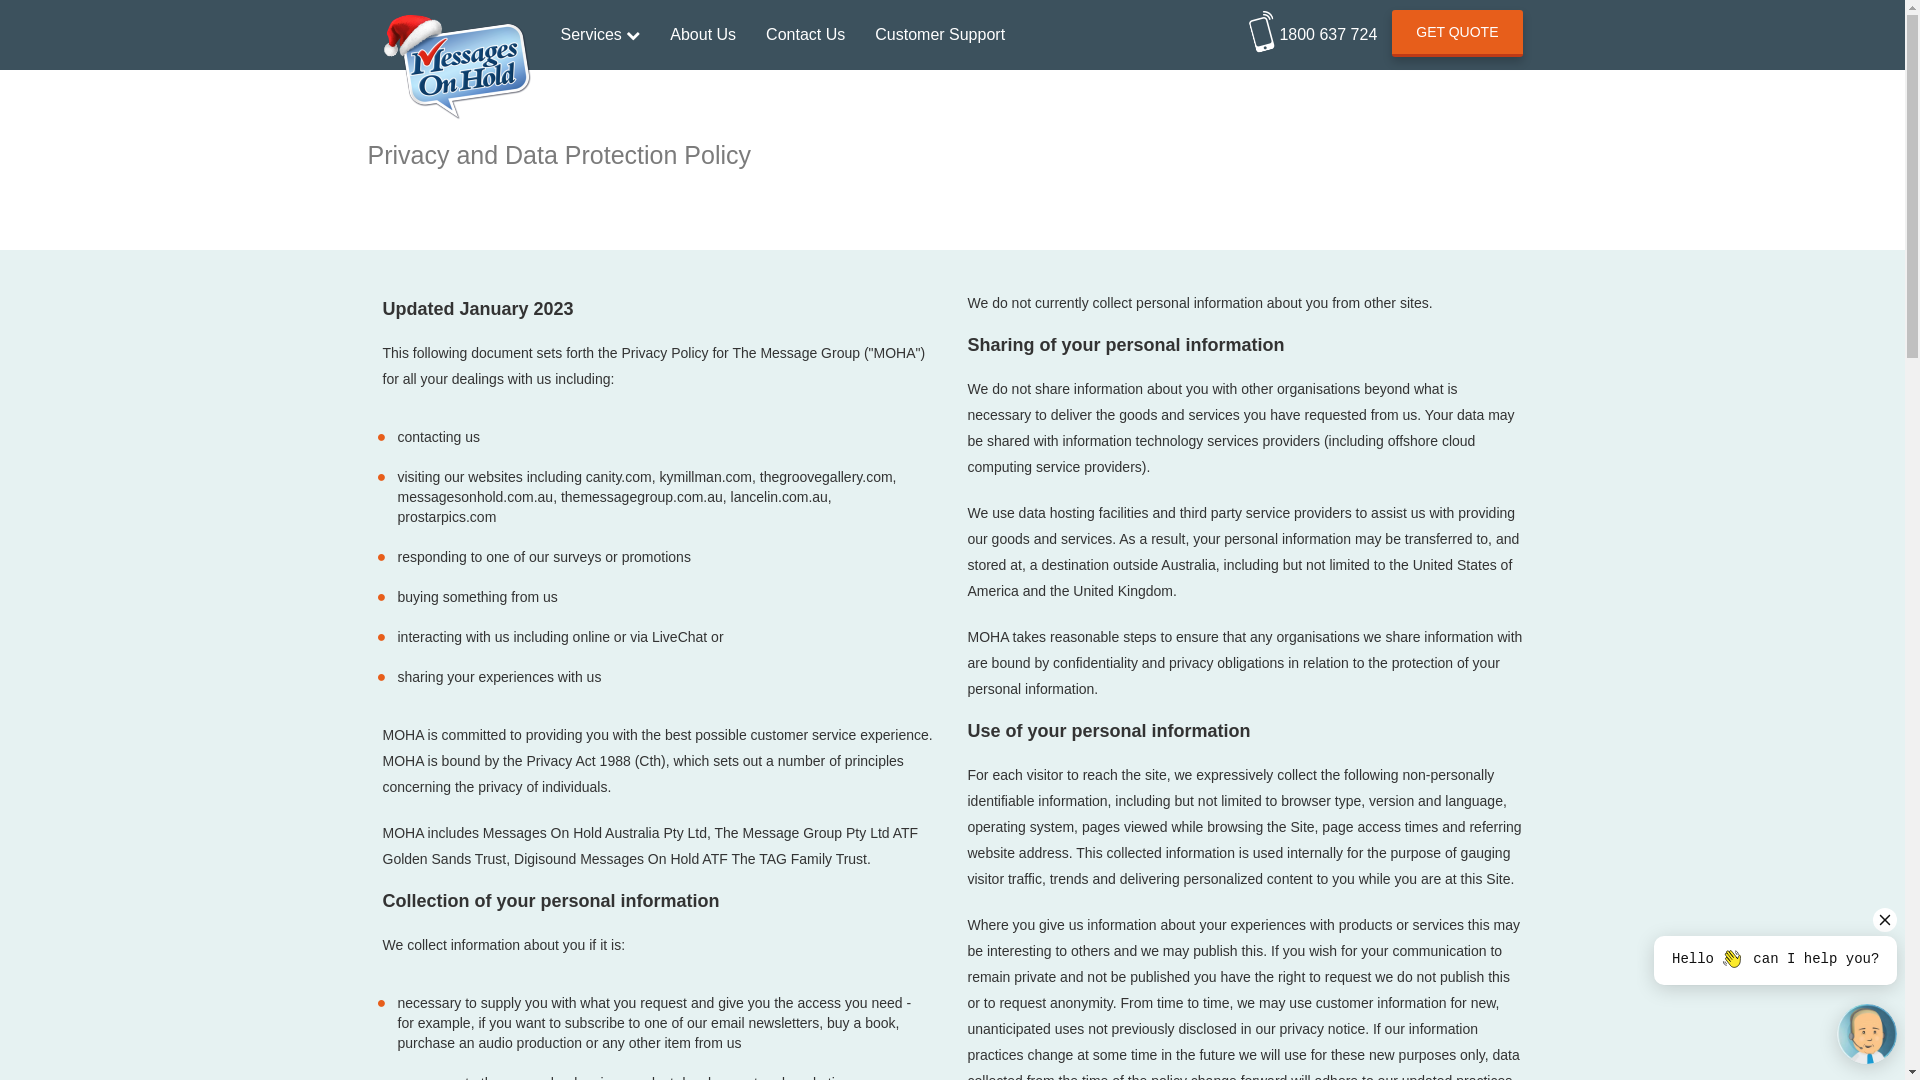 The image size is (1920, 1080). What do you see at coordinates (1457, 33) in the screenshot?
I see `'GET QUOTE'` at bounding box center [1457, 33].